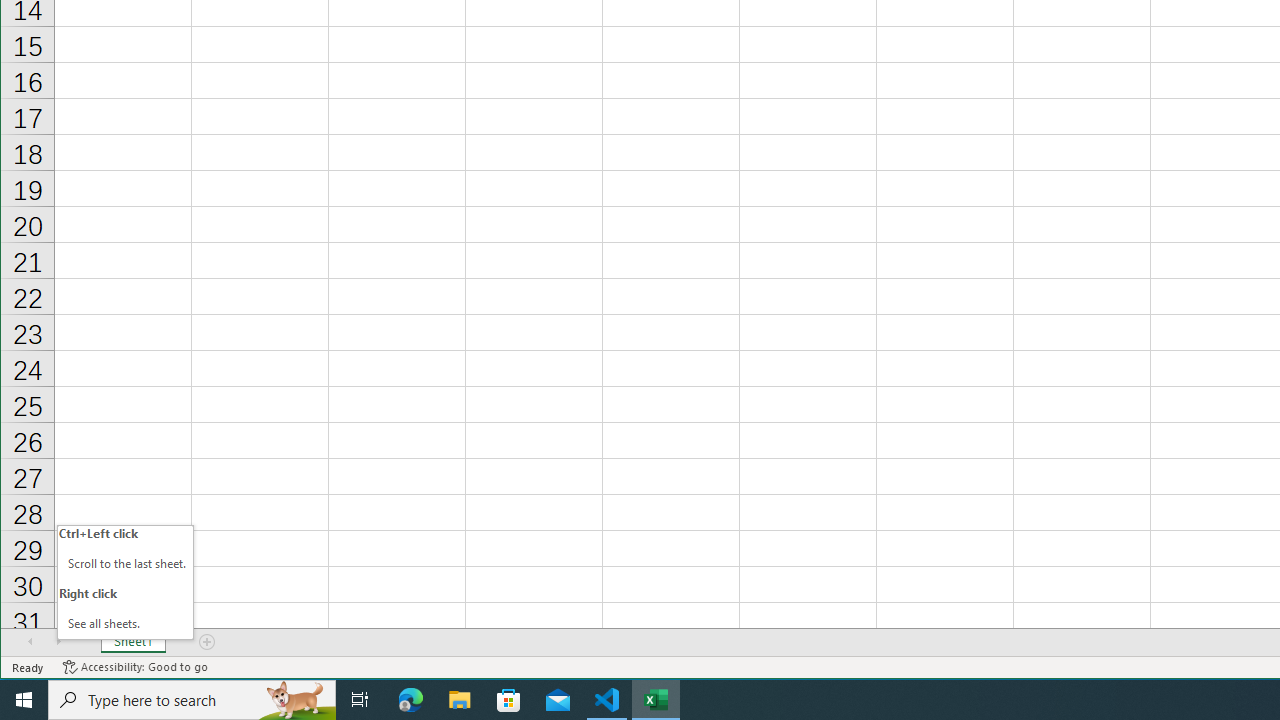  Describe the element at coordinates (294, 698) in the screenshot. I see `'Search highlights icon opens search home window'` at that location.